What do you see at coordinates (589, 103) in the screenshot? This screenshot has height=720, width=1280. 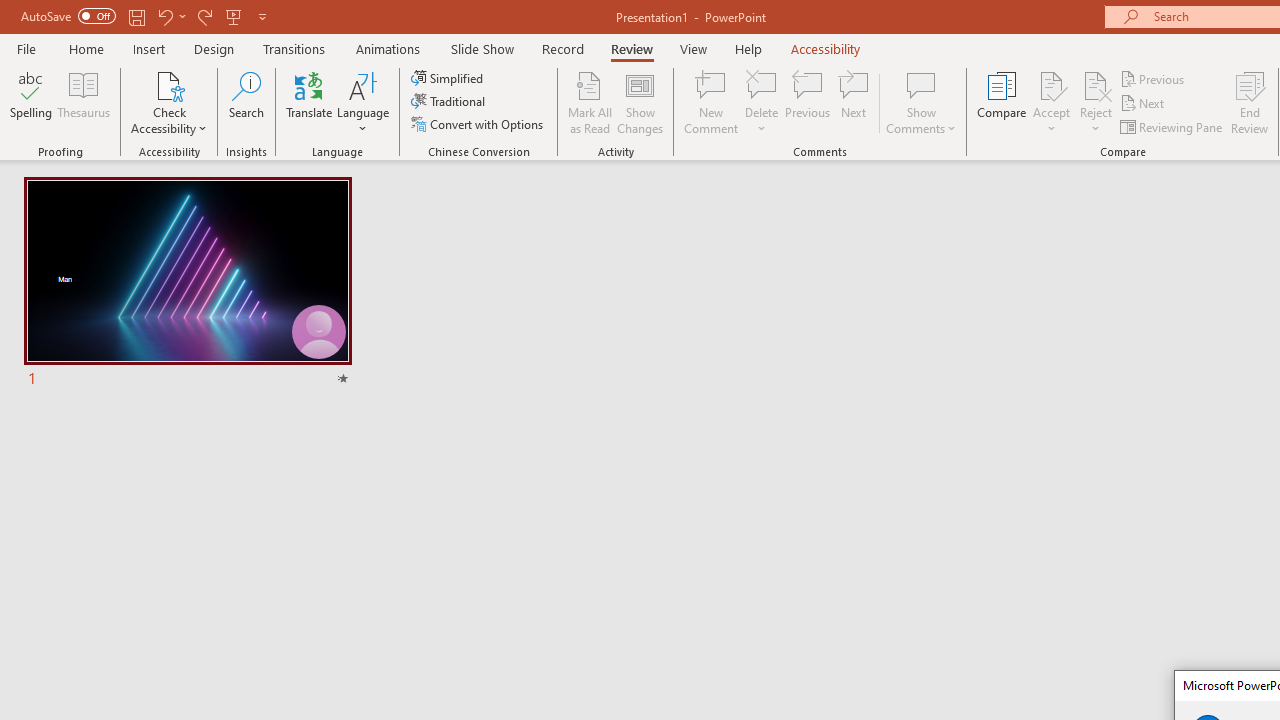 I see `'Mark All as Read'` at bounding box center [589, 103].